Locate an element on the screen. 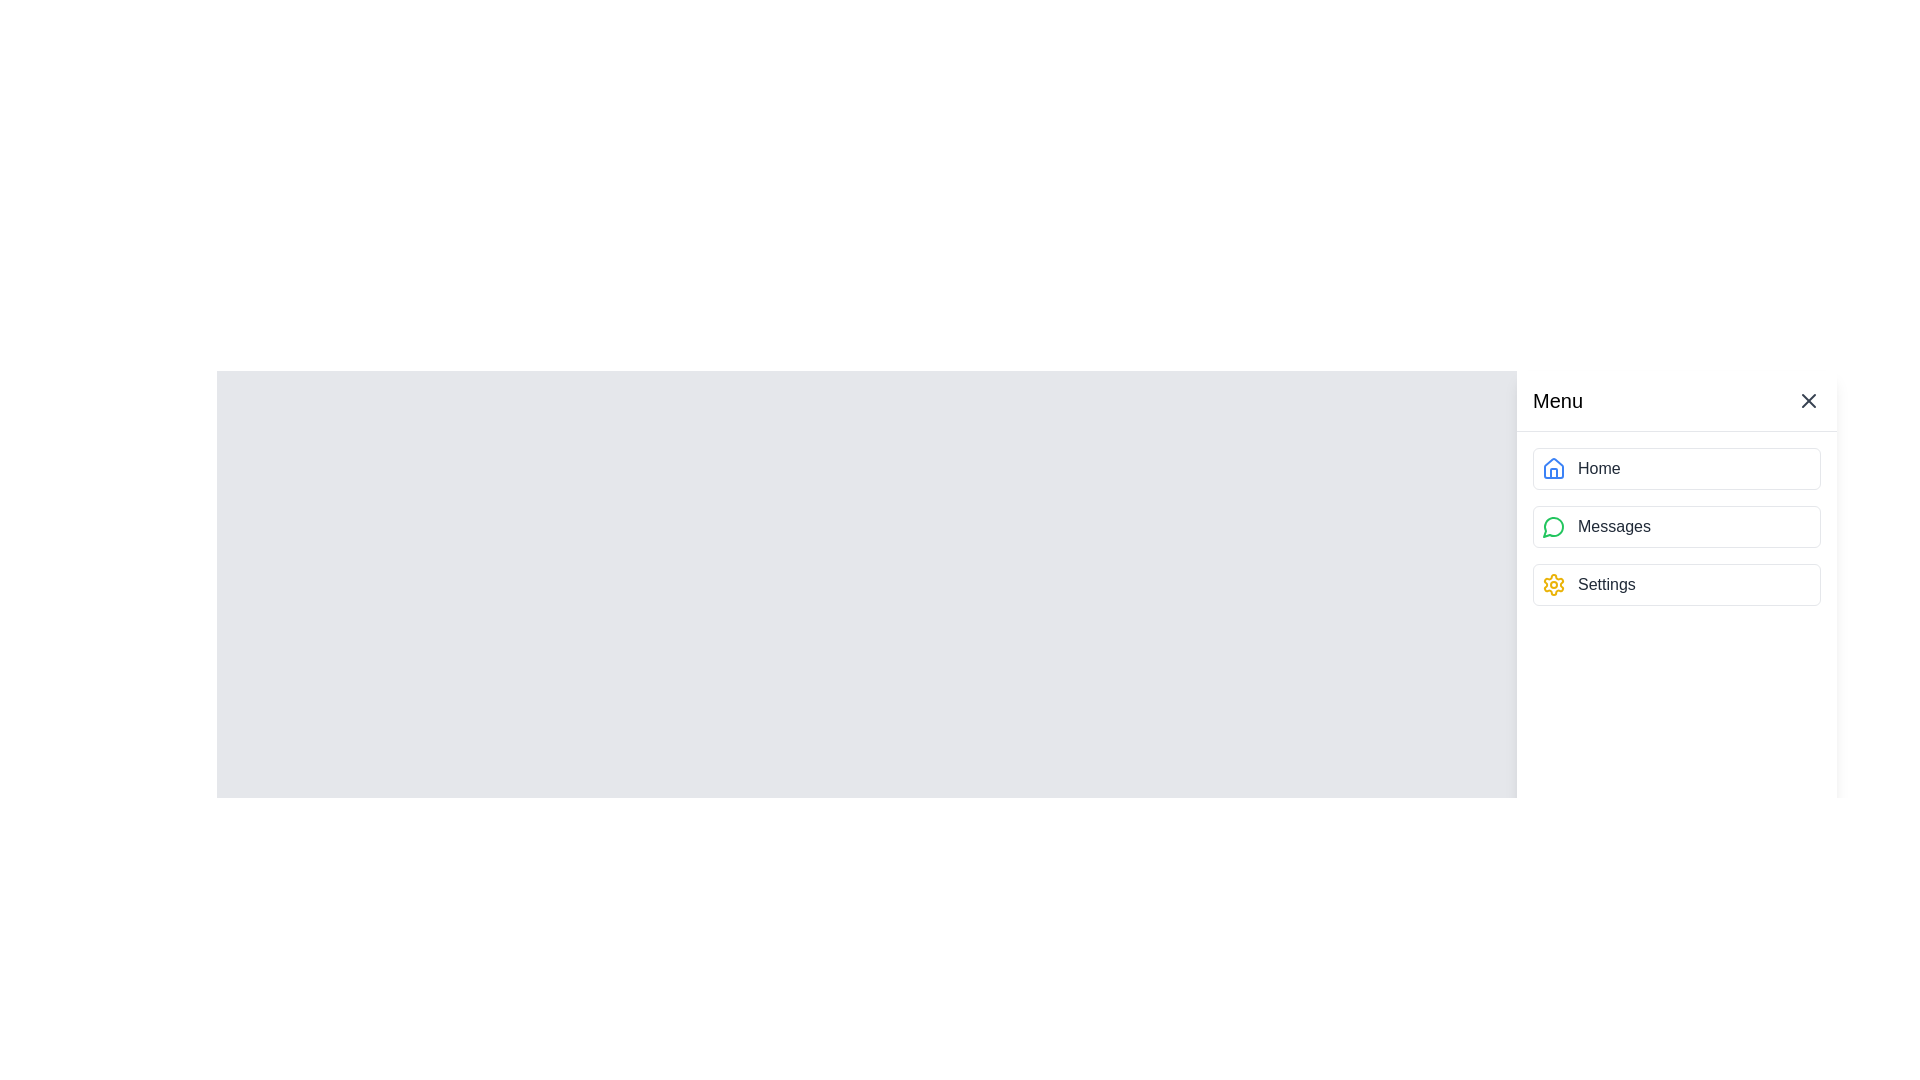 Image resolution: width=1920 pixels, height=1080 pixels. the navigation button for accessing the 'Messages' section, which is the second item in the vertical menu list, located between the 'Home' button above and the 'Settings' button below is located at coordinates (1676, 526).